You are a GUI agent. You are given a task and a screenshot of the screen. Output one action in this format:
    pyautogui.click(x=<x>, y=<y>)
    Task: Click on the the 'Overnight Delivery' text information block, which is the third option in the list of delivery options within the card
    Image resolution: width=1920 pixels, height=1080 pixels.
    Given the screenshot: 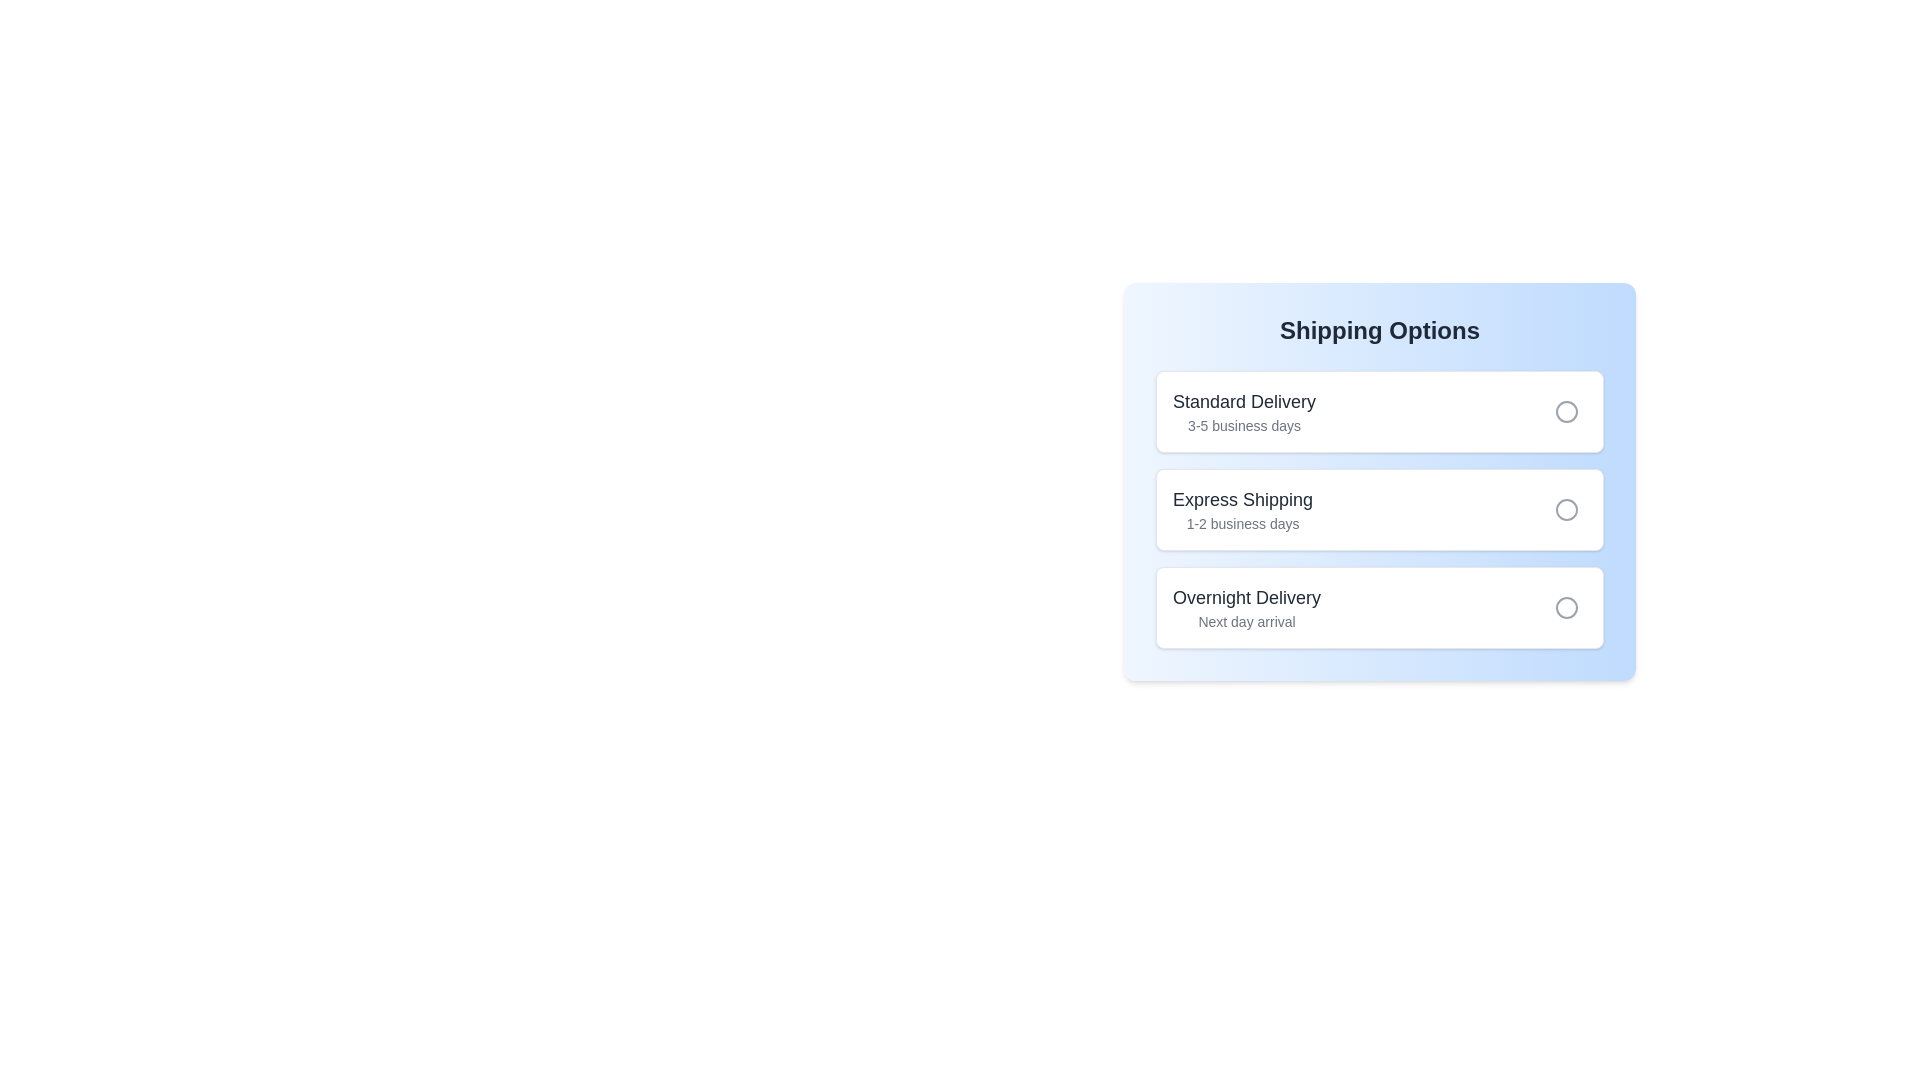 What is the action you would take?
    pyautogui.click(x=1246, y=607)
    